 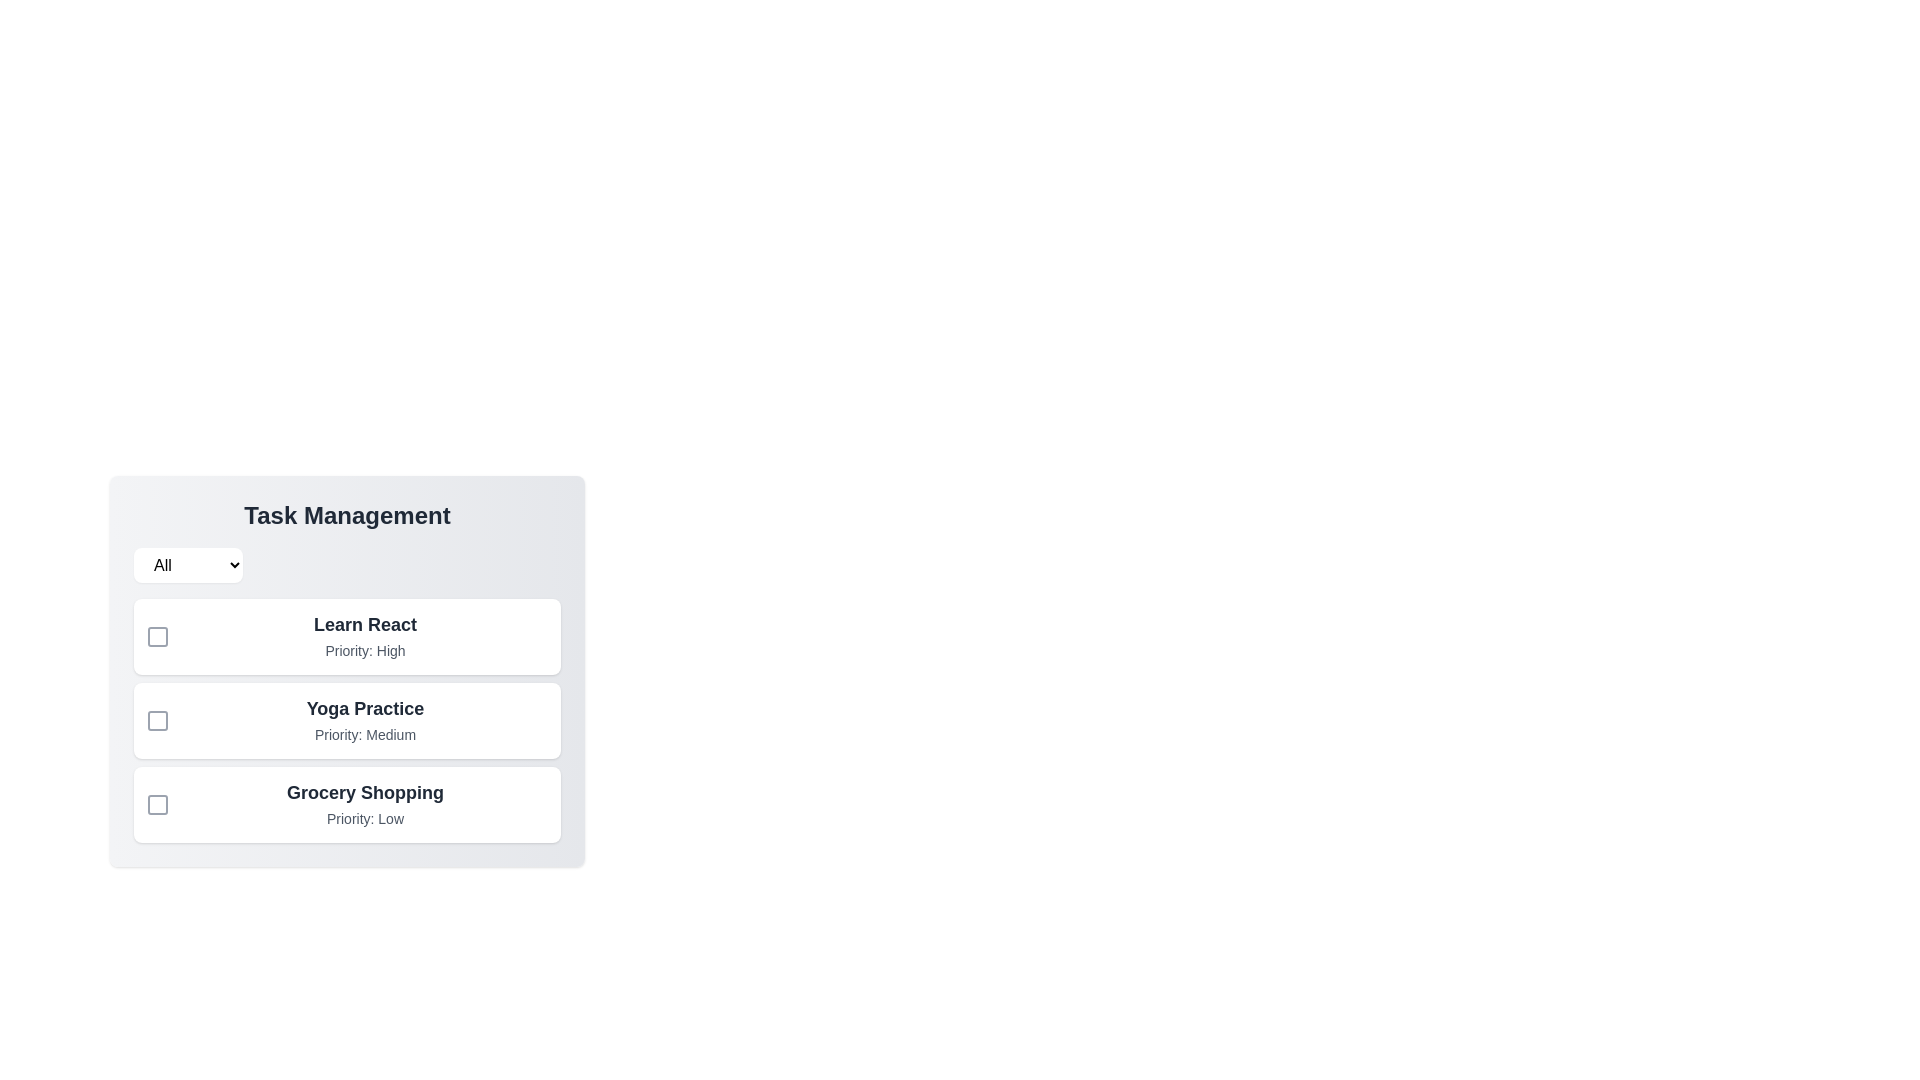 I want to click on the filter dropdown and choose the Low option, so click(x=188, y=565).